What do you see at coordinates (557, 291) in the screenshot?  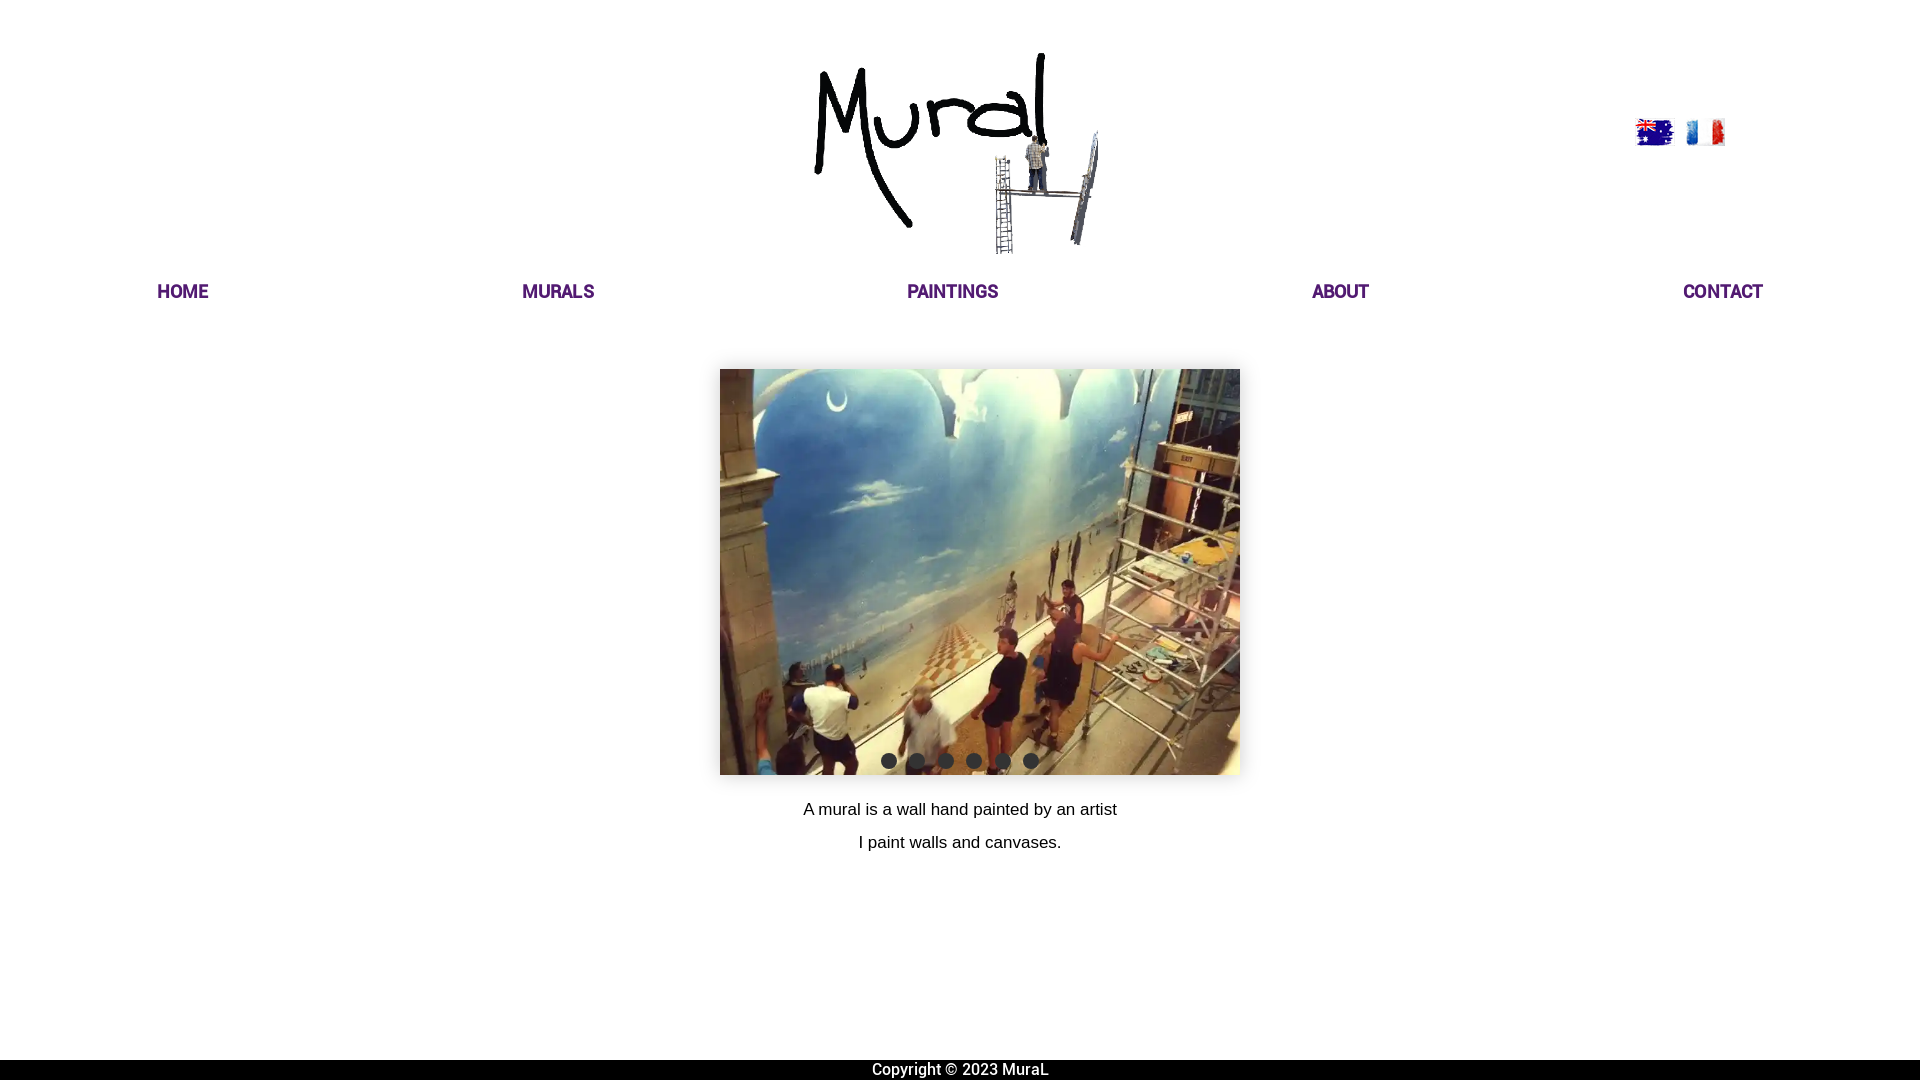 I see `'MURALS'` at bounding box center [557, 291].